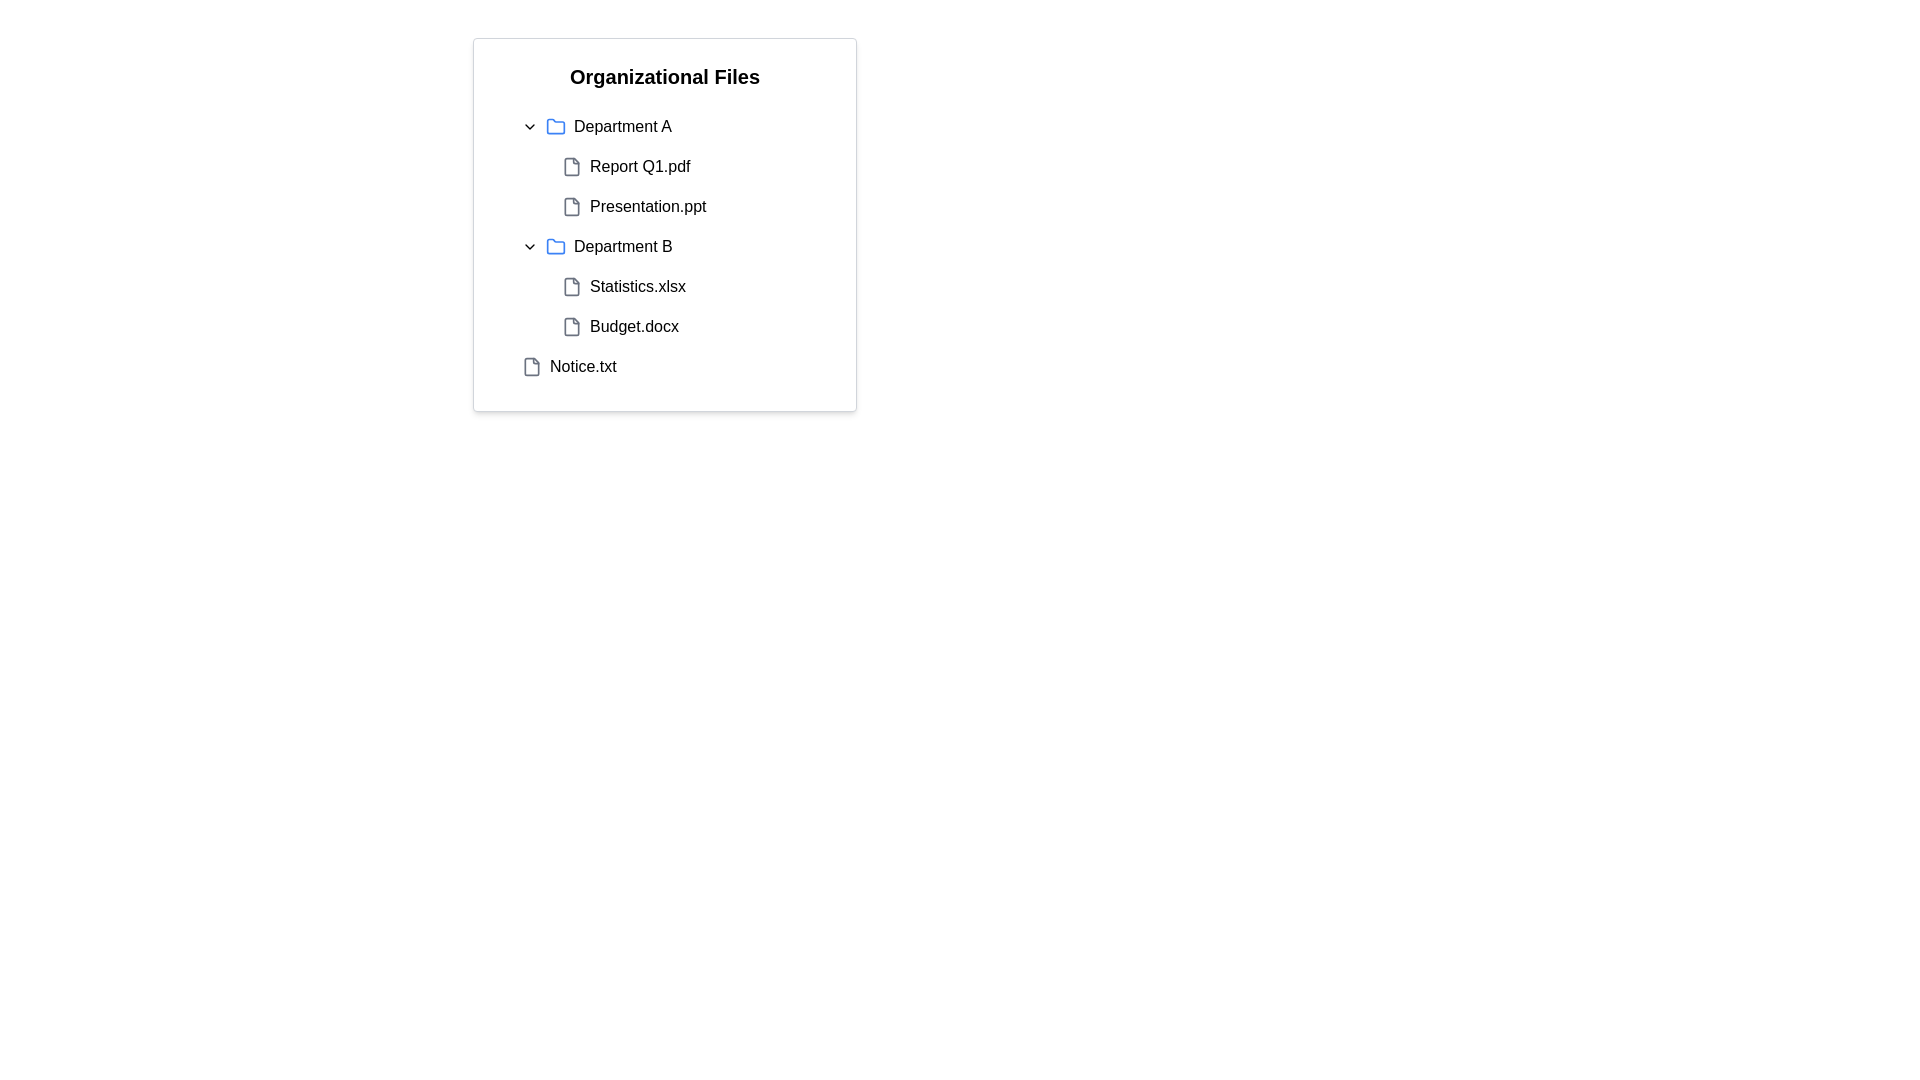 The width and height of the screenshot is (1920, 1080). I want to click on the text label for the folder named 'Department A' located under 'Organizational Files', so click(621, 127).